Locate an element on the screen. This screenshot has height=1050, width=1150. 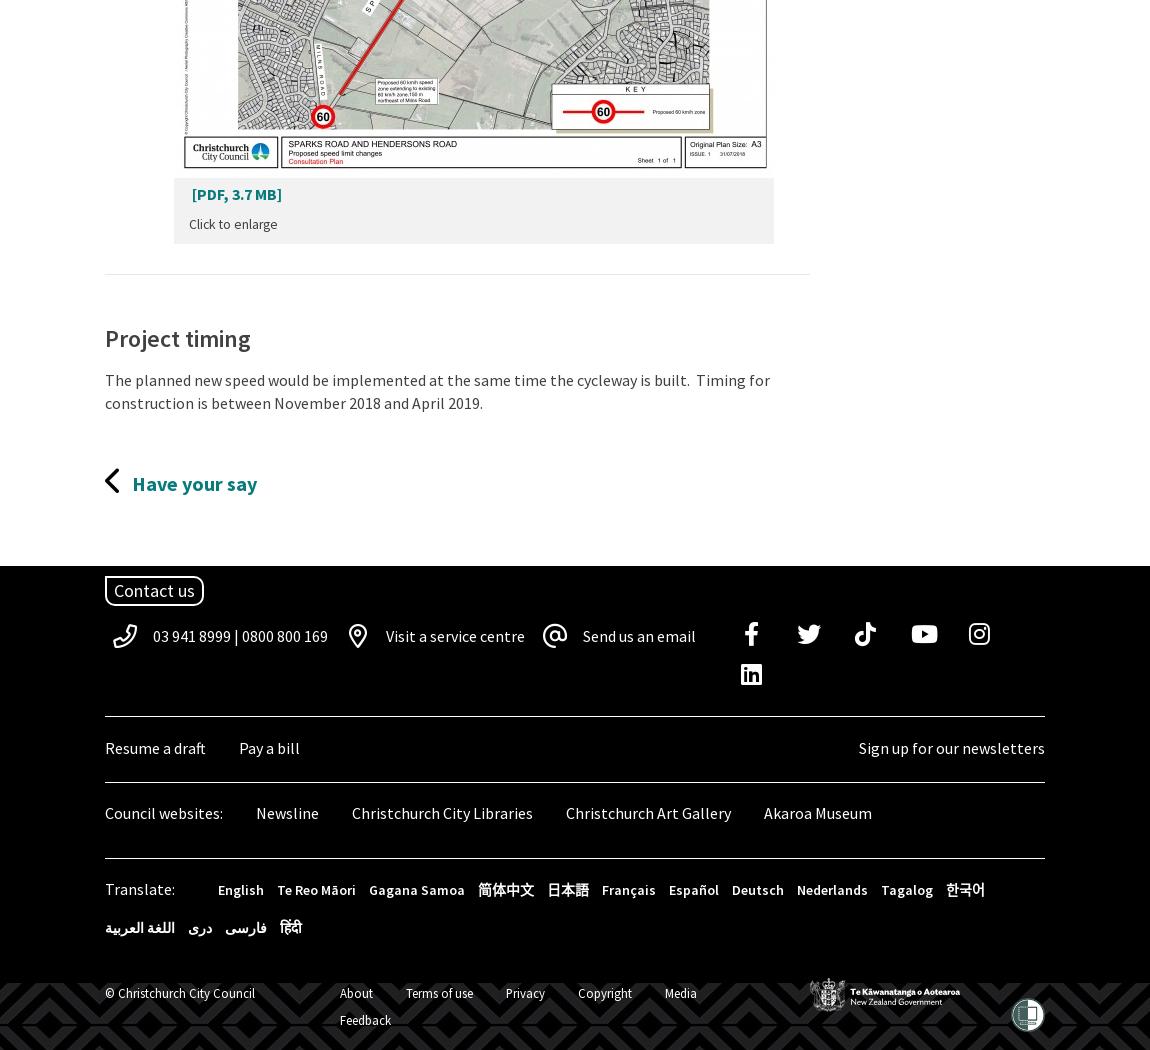
'Council websites:' is located at coordinates (103, 812).